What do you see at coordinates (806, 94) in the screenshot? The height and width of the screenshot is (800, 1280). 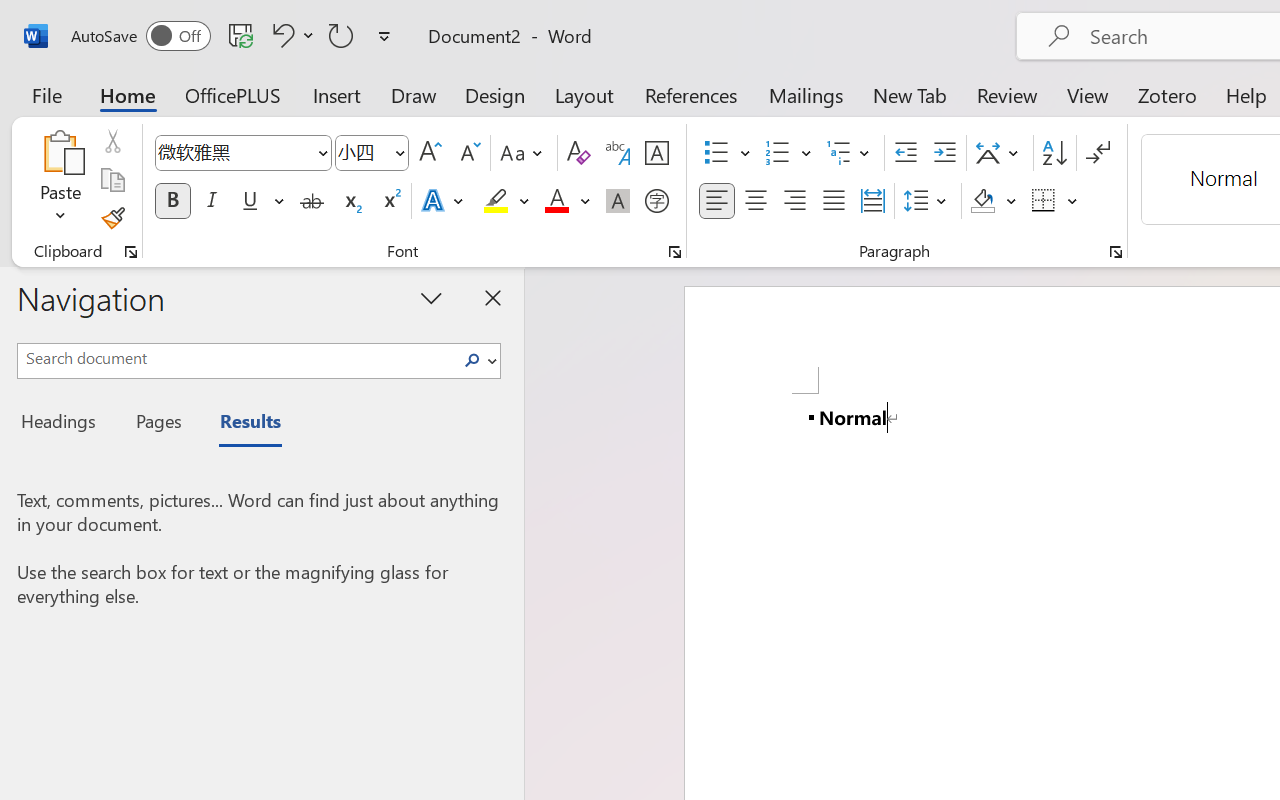 I see `'Mailings'` at bounding box center [806, 94].